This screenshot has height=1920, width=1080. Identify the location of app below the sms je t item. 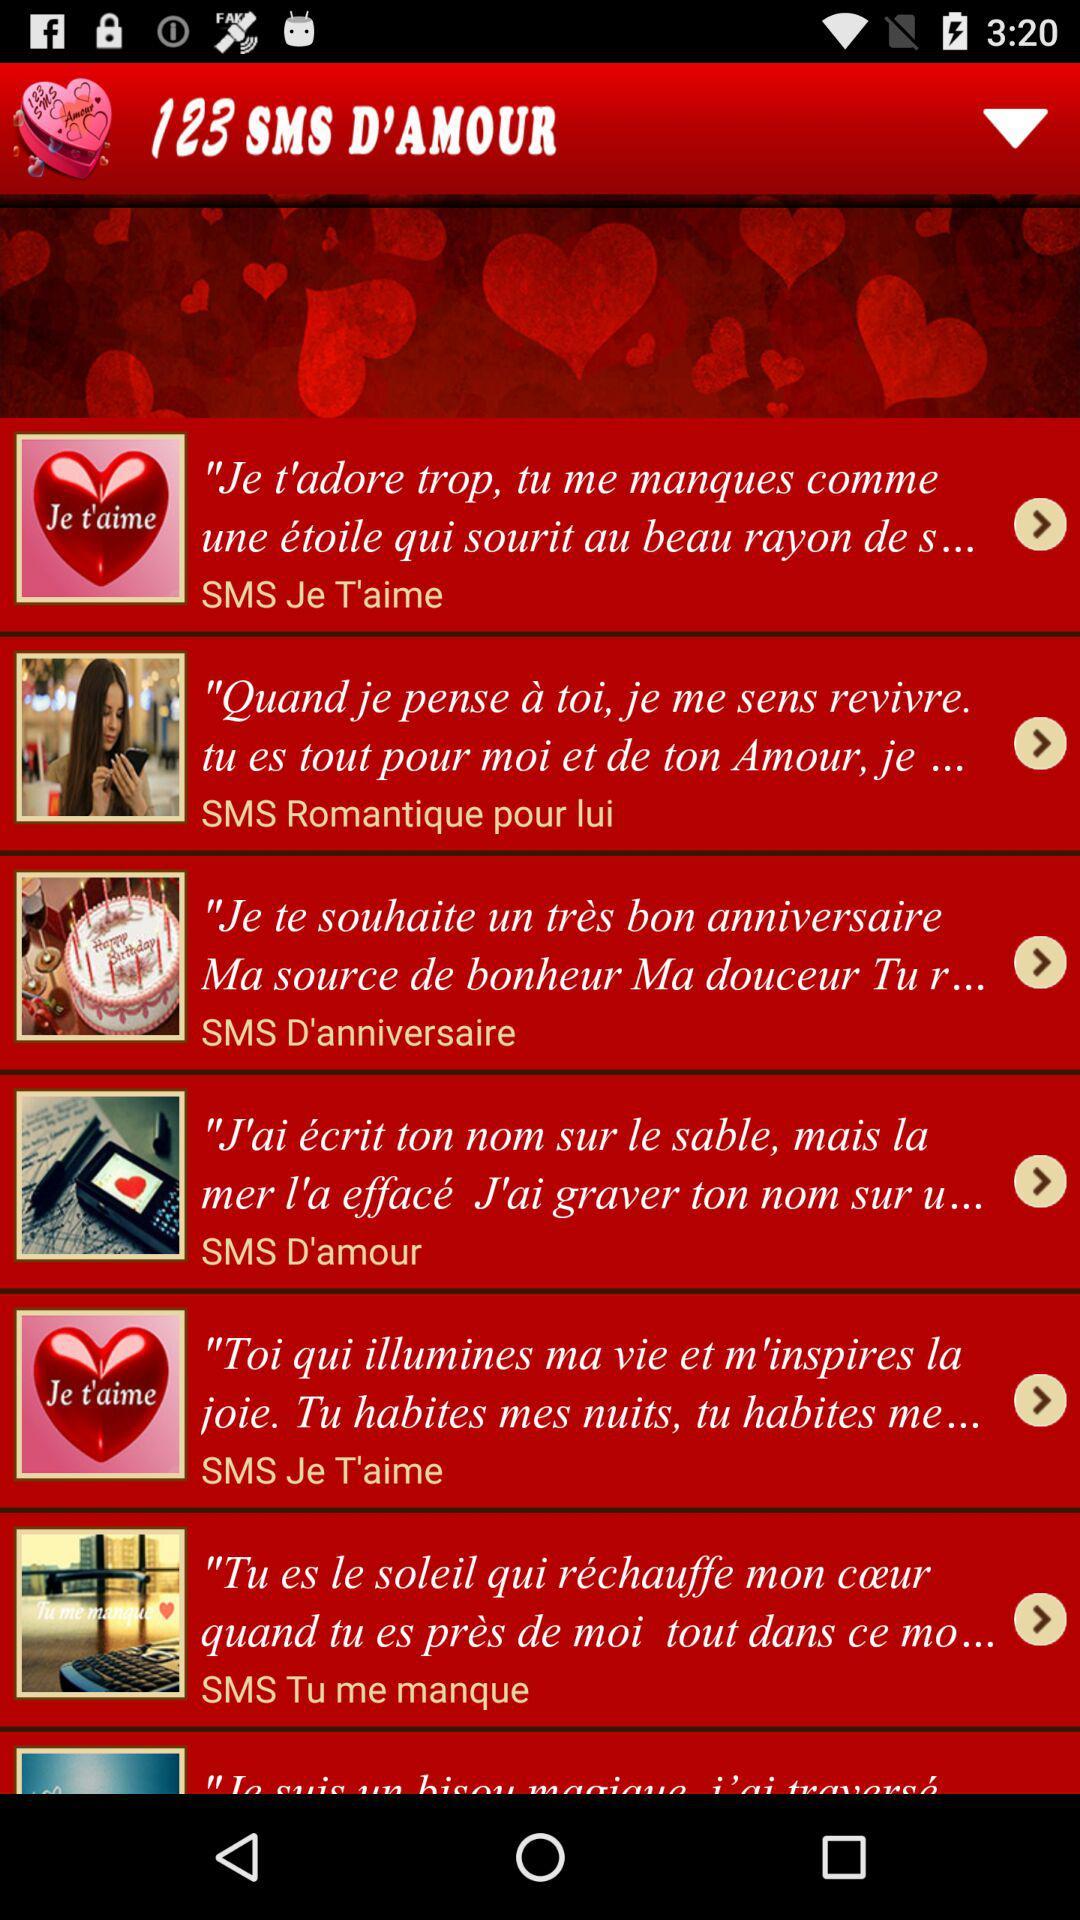
(599, 718).